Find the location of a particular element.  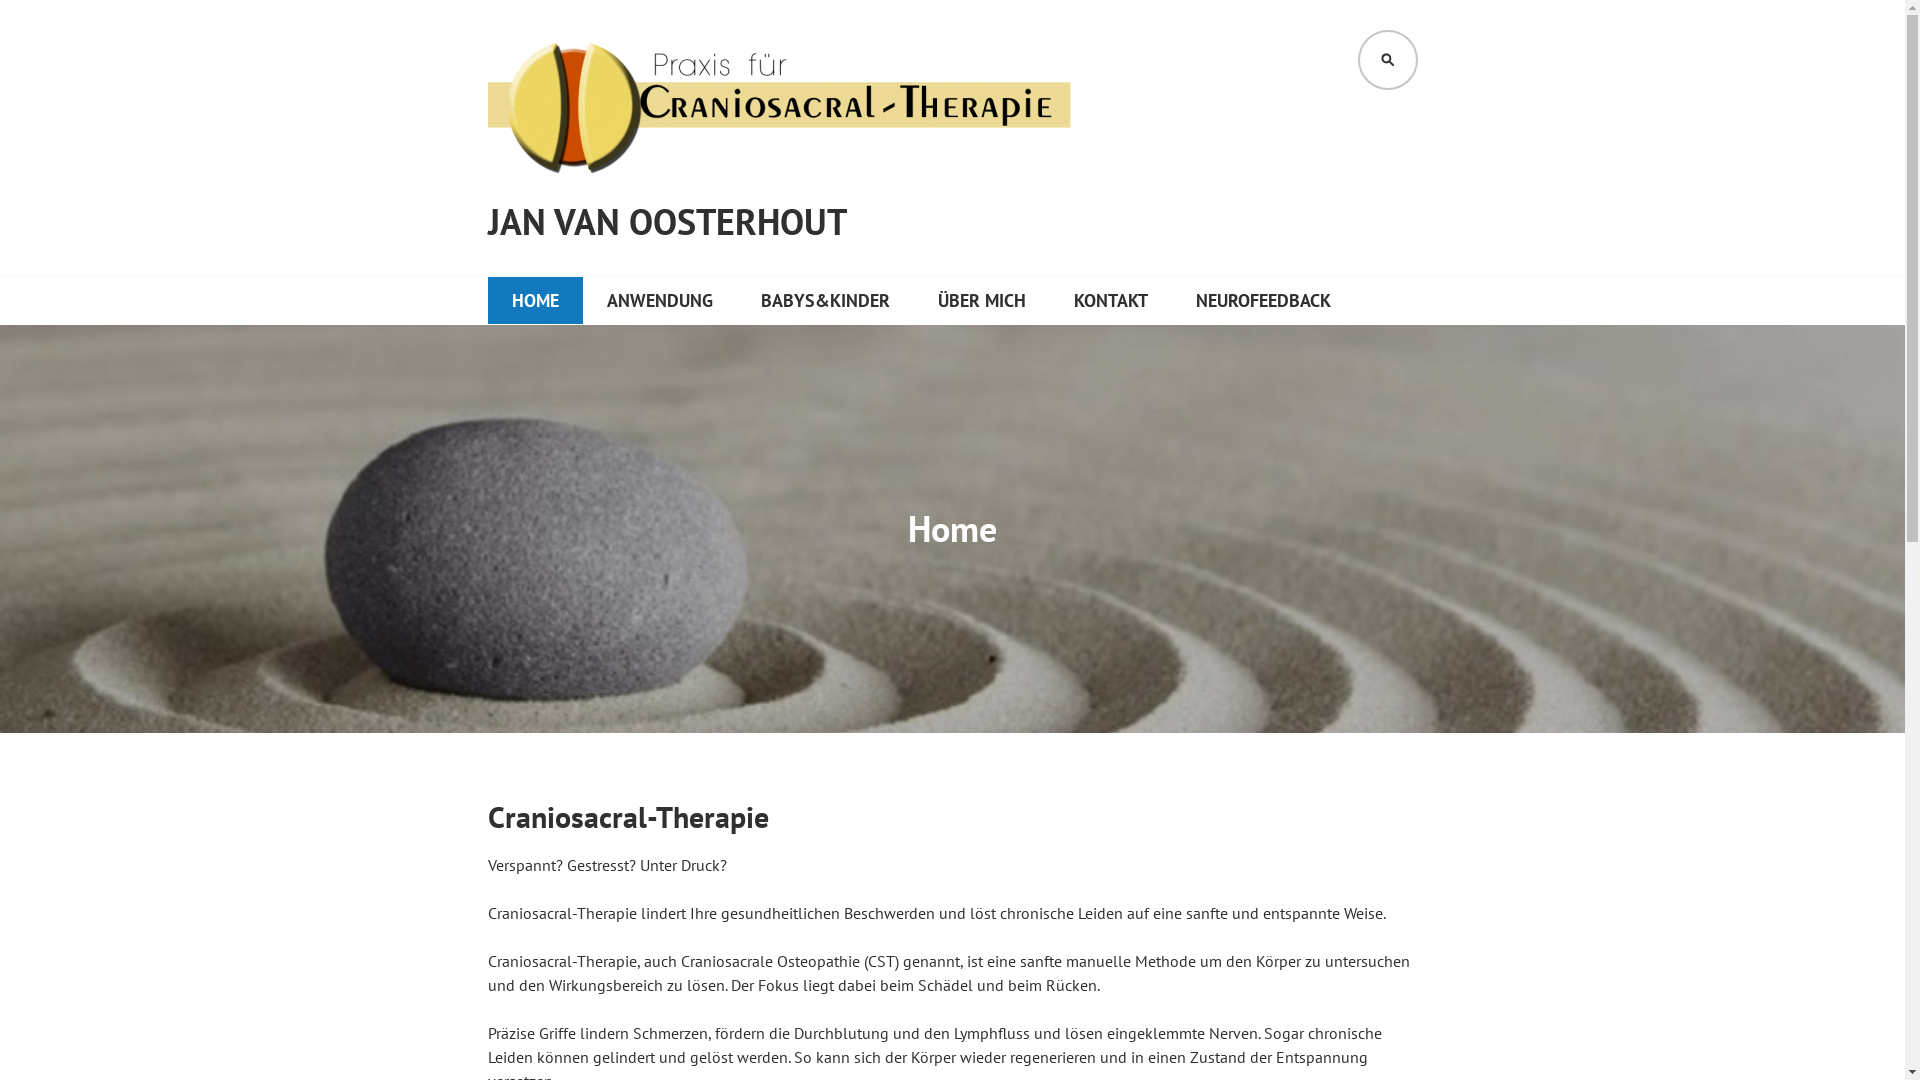

'JAN VAN OOSTERHOUT' is located at coordinates (667, 222).